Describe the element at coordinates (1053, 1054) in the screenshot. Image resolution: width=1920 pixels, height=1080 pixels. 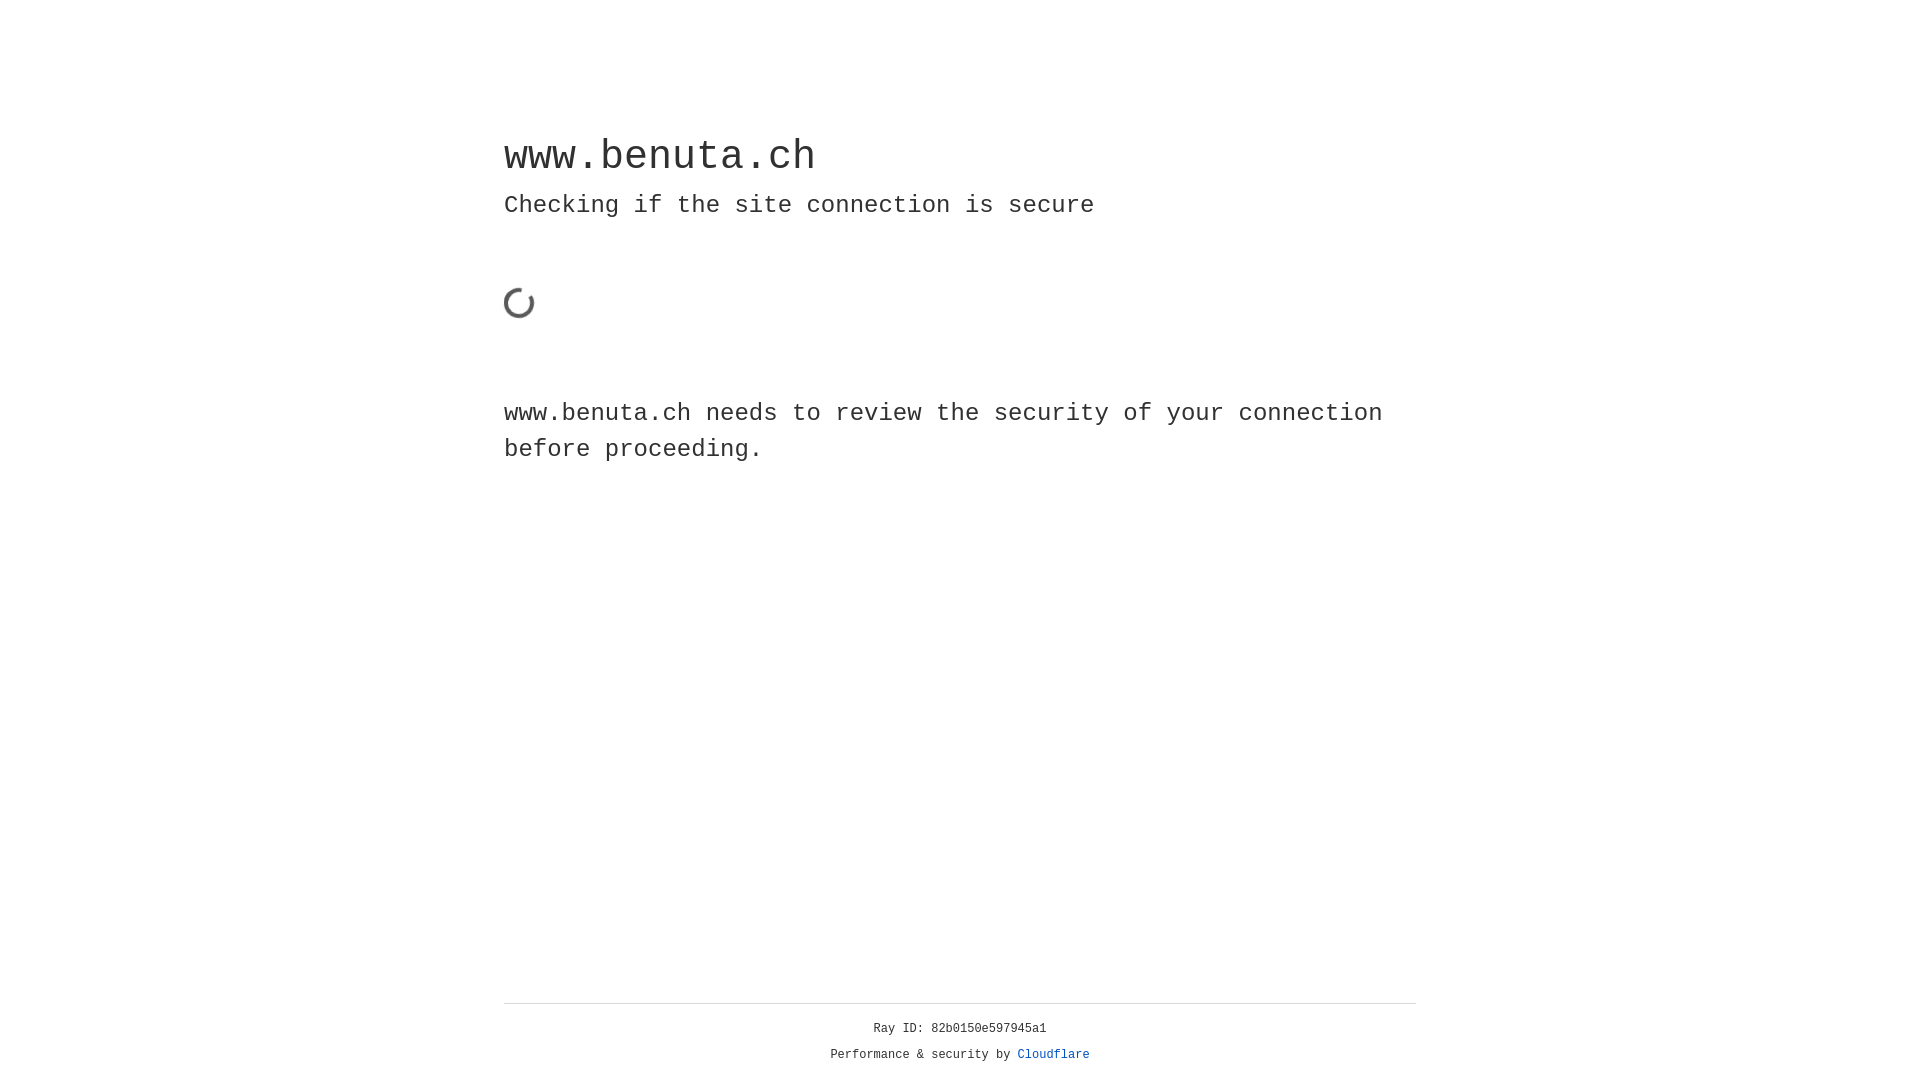
I see `'Cloudflare'` at that location.